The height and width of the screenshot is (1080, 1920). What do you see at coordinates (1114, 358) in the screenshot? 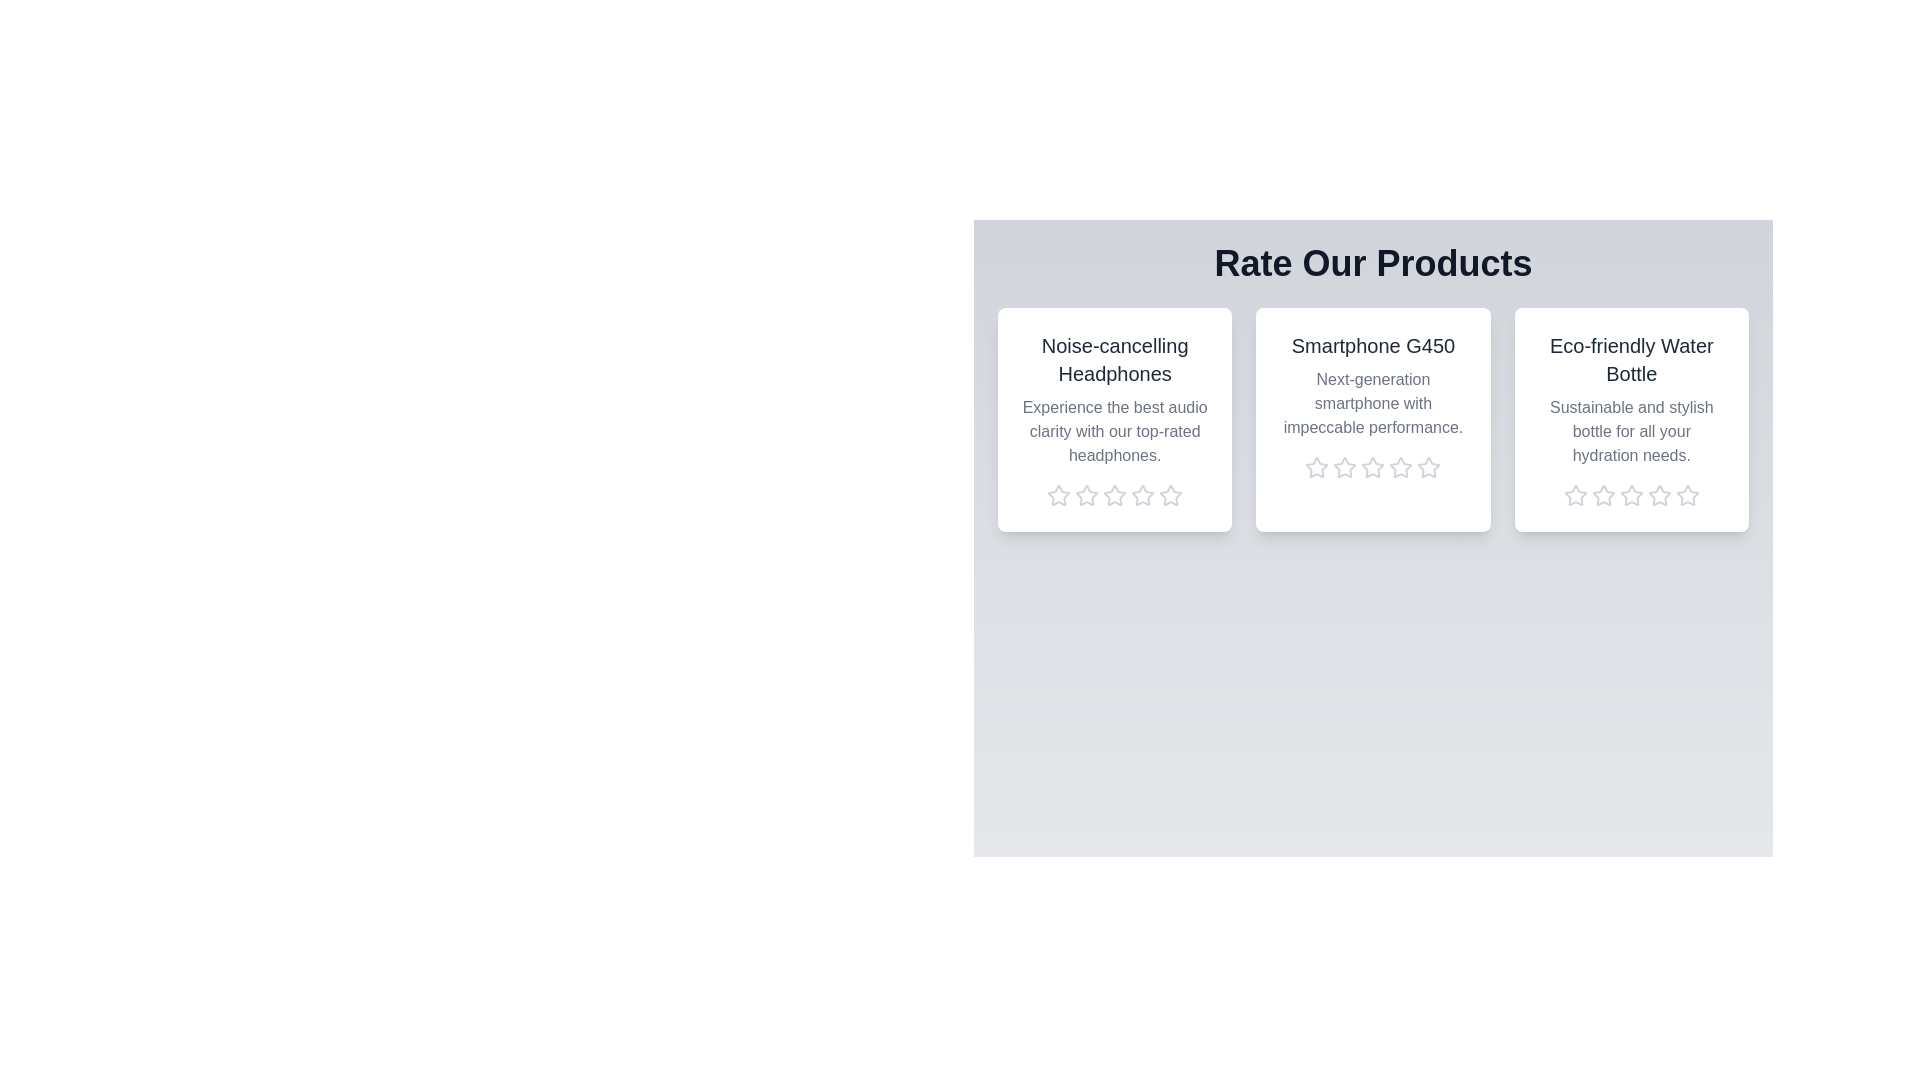
I see `the product name Noise-cancelling Headphones to trigger its associated action` at bounding box center [1114, 358].